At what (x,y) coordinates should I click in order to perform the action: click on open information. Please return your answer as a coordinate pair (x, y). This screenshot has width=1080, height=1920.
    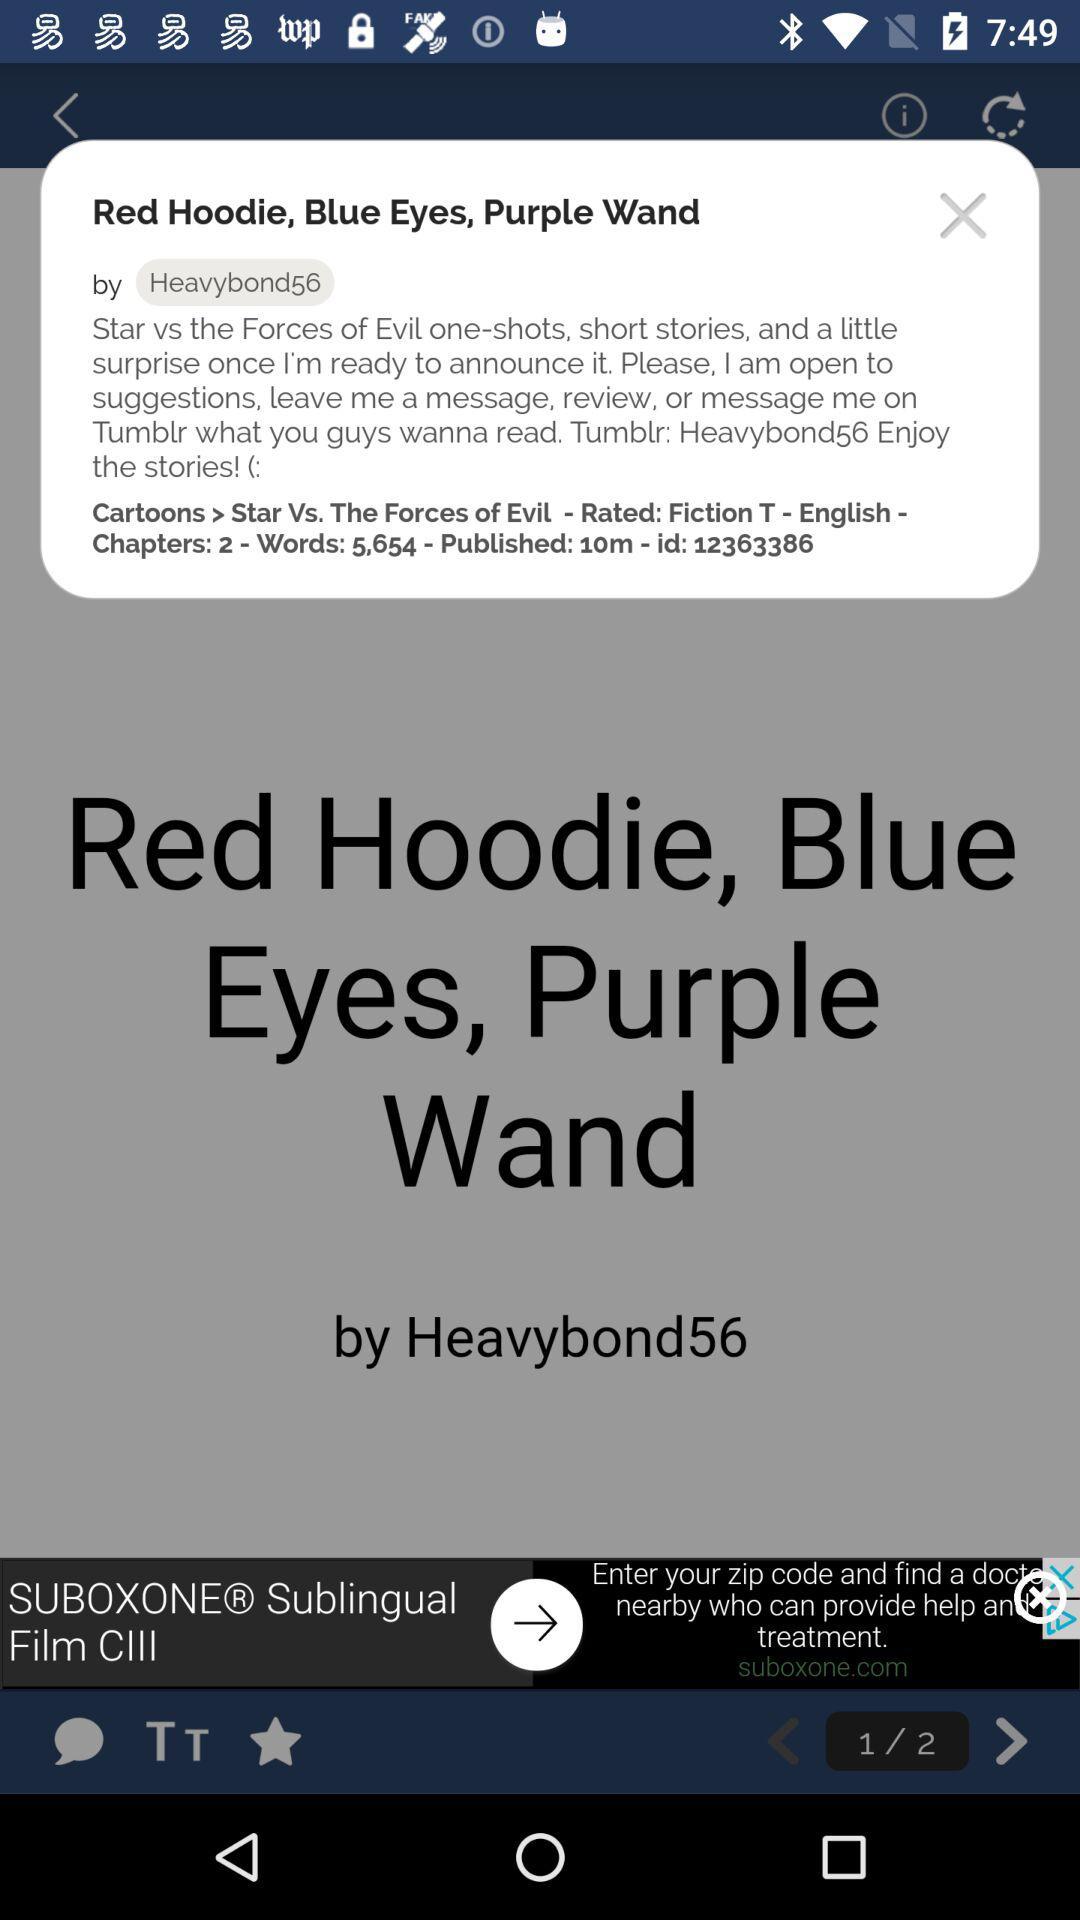
    Looking at the image, I should click on (890, 114).